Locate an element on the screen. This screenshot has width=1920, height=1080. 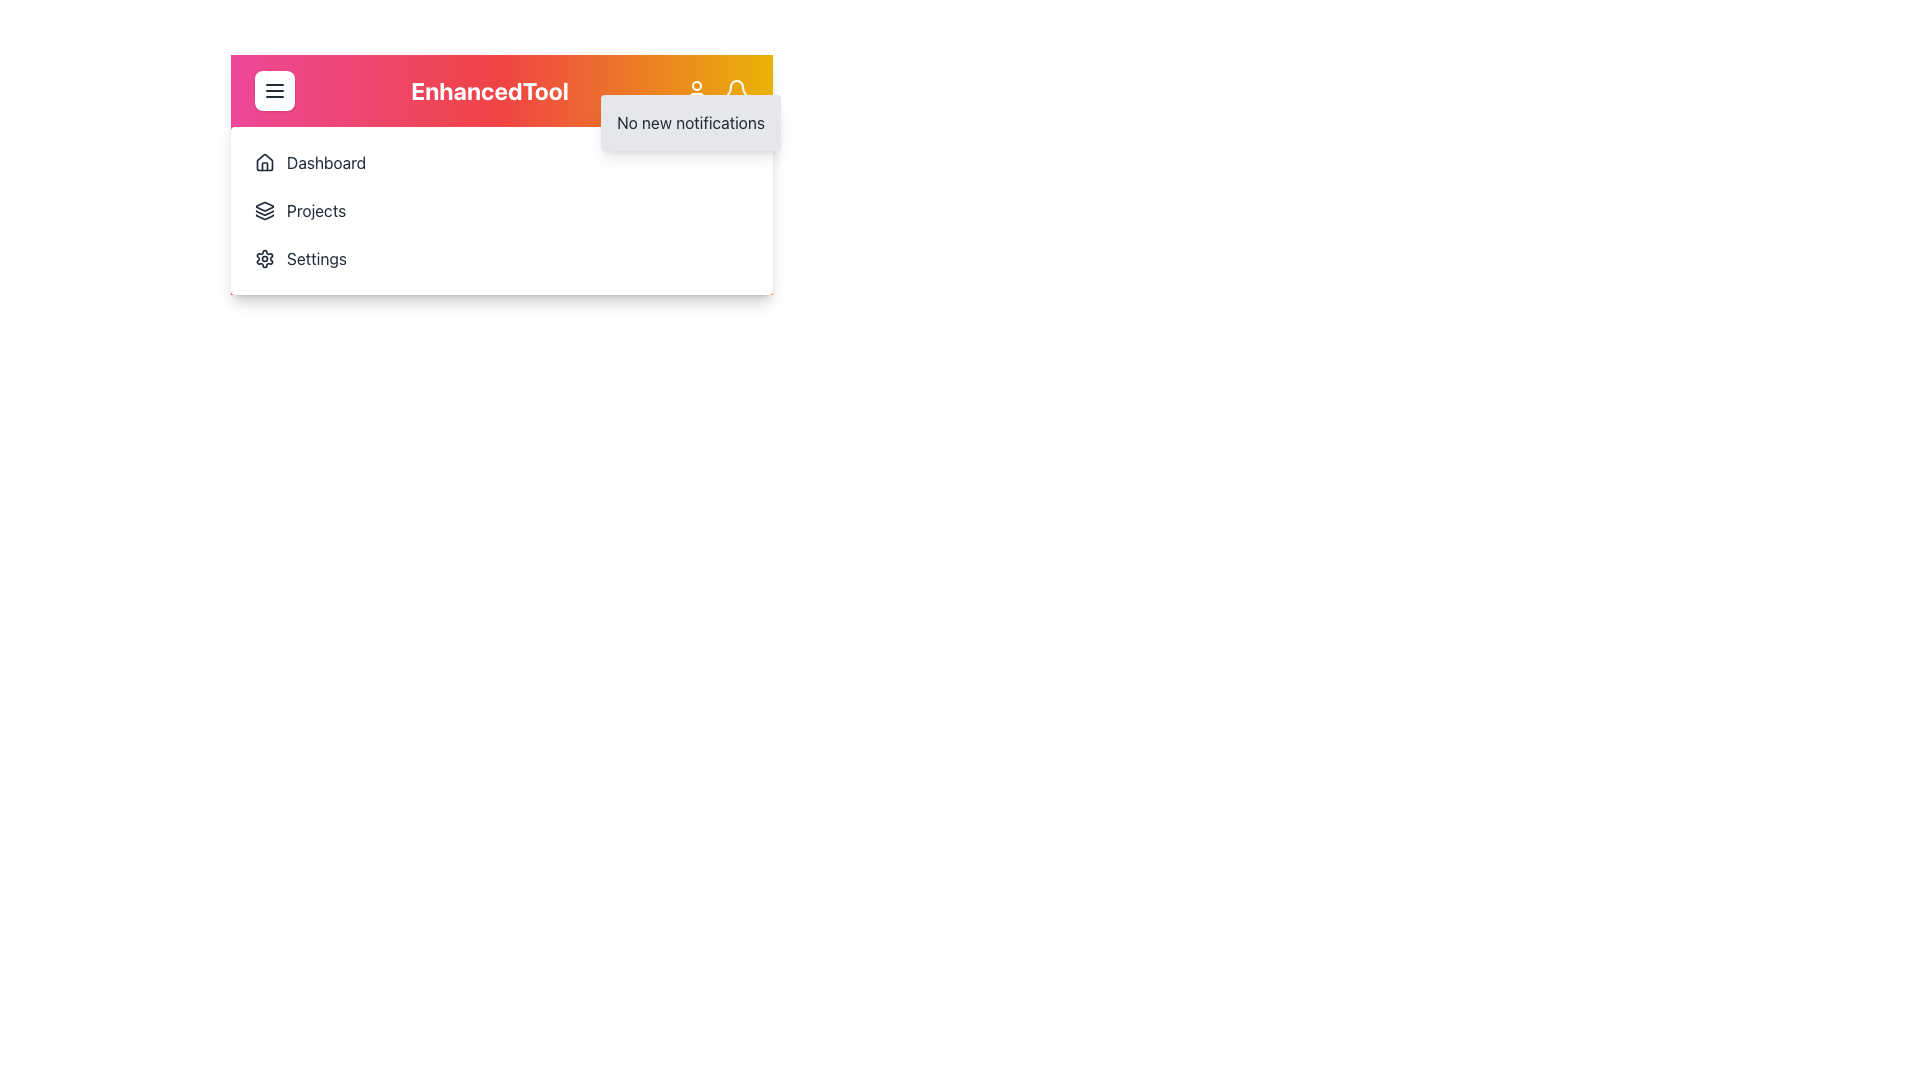
the 'Projects' navigation menu item located below the 'Dashboard' option and above the 'Settings' option is located at coordinates (502, 211).